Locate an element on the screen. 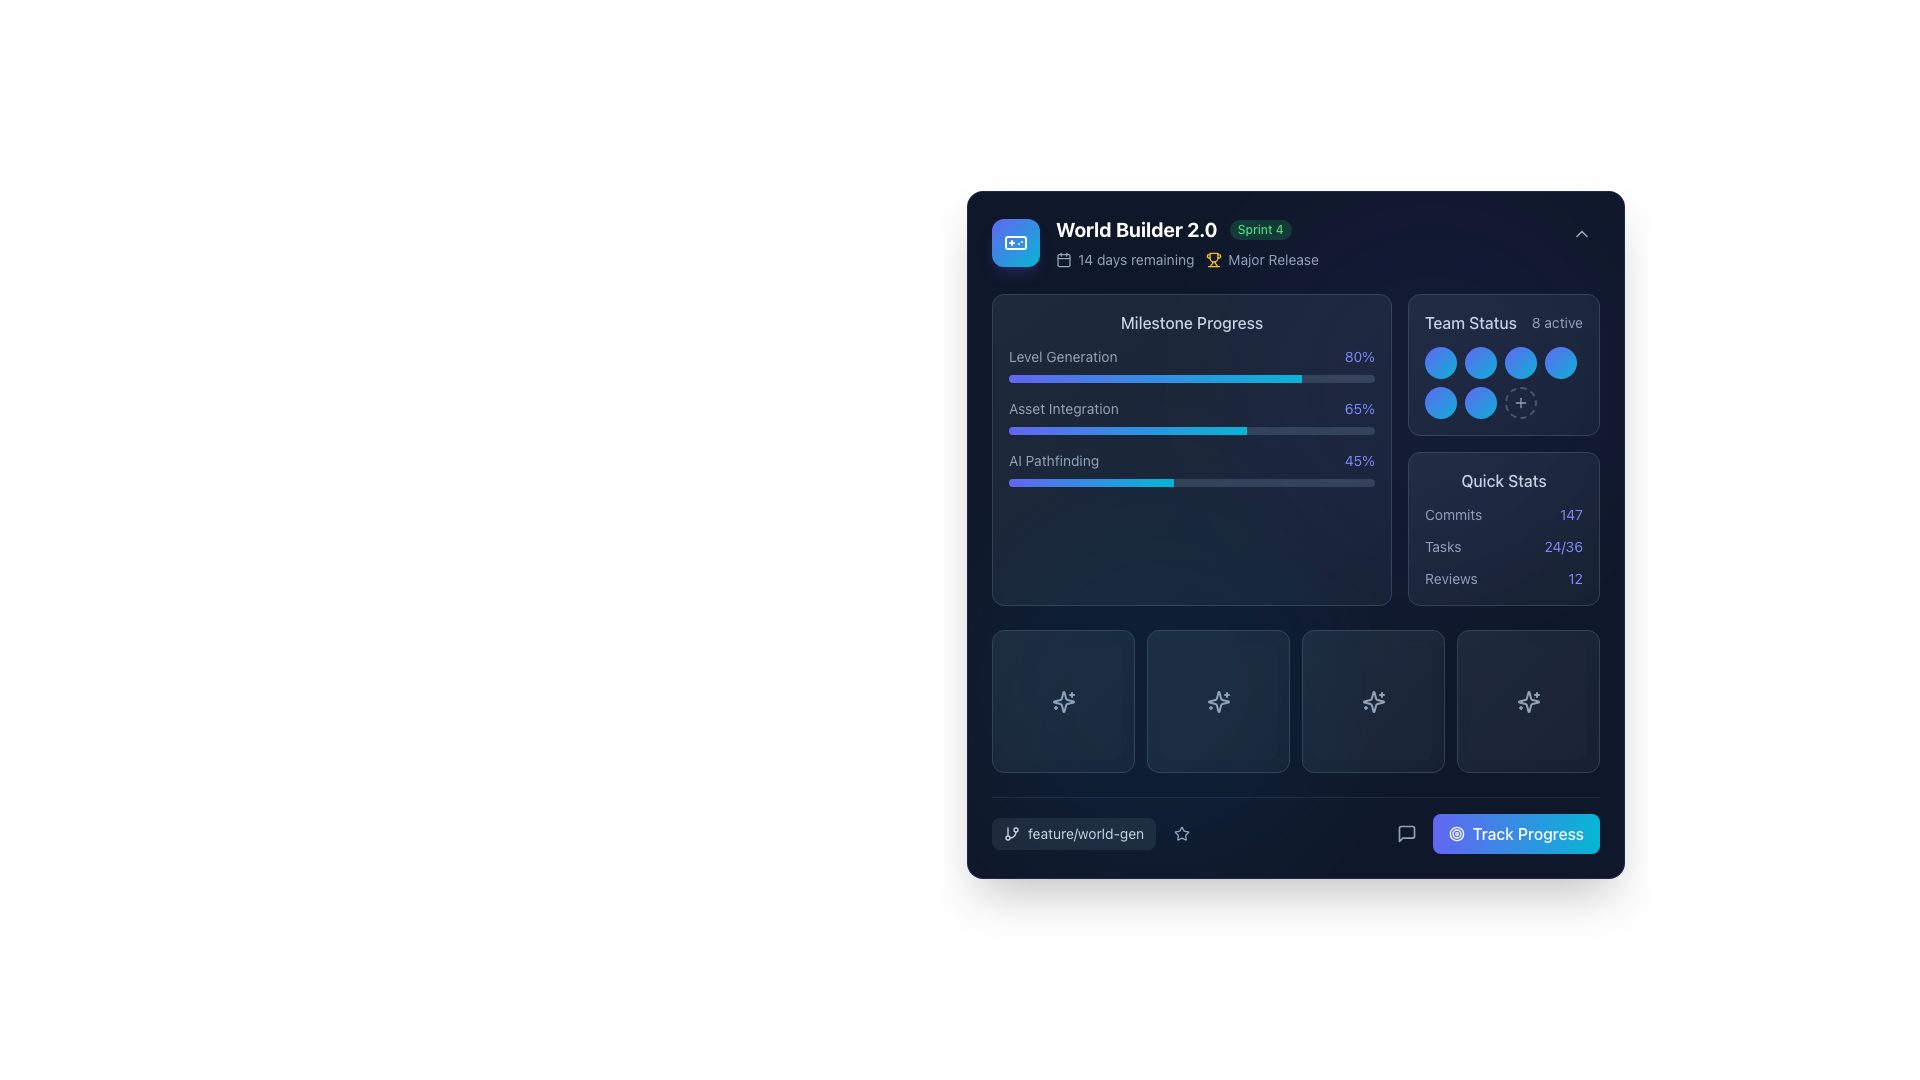  the text label displaying 'Commits', which is styled in slate gray and is part of the Quick Stats section, located to the left of the number '147' is located at coordinates (1453, 514).